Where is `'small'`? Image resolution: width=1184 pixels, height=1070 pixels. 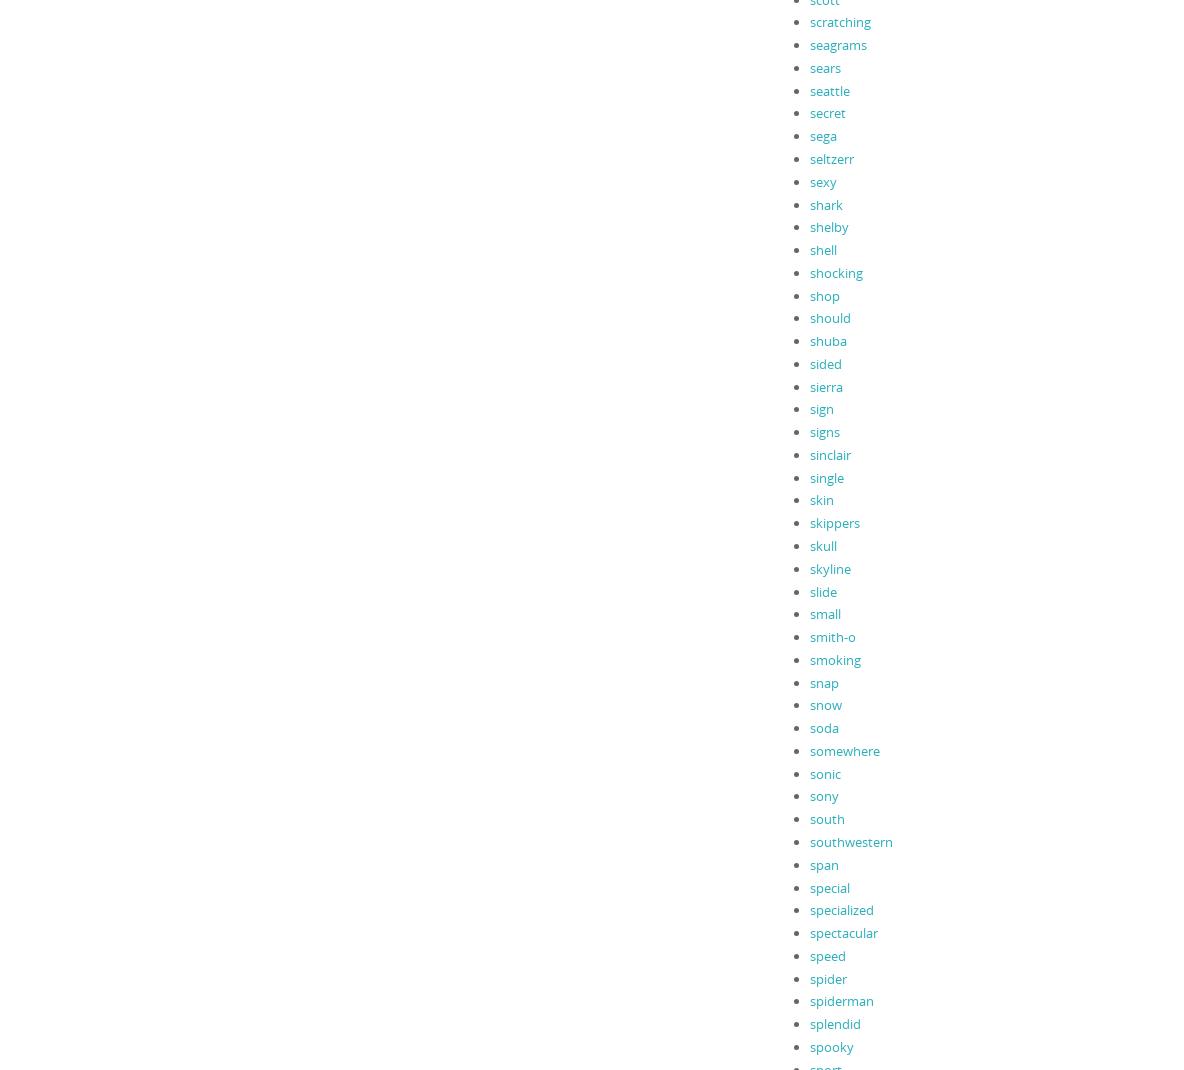 'small' is located at coordinates (824, 612).